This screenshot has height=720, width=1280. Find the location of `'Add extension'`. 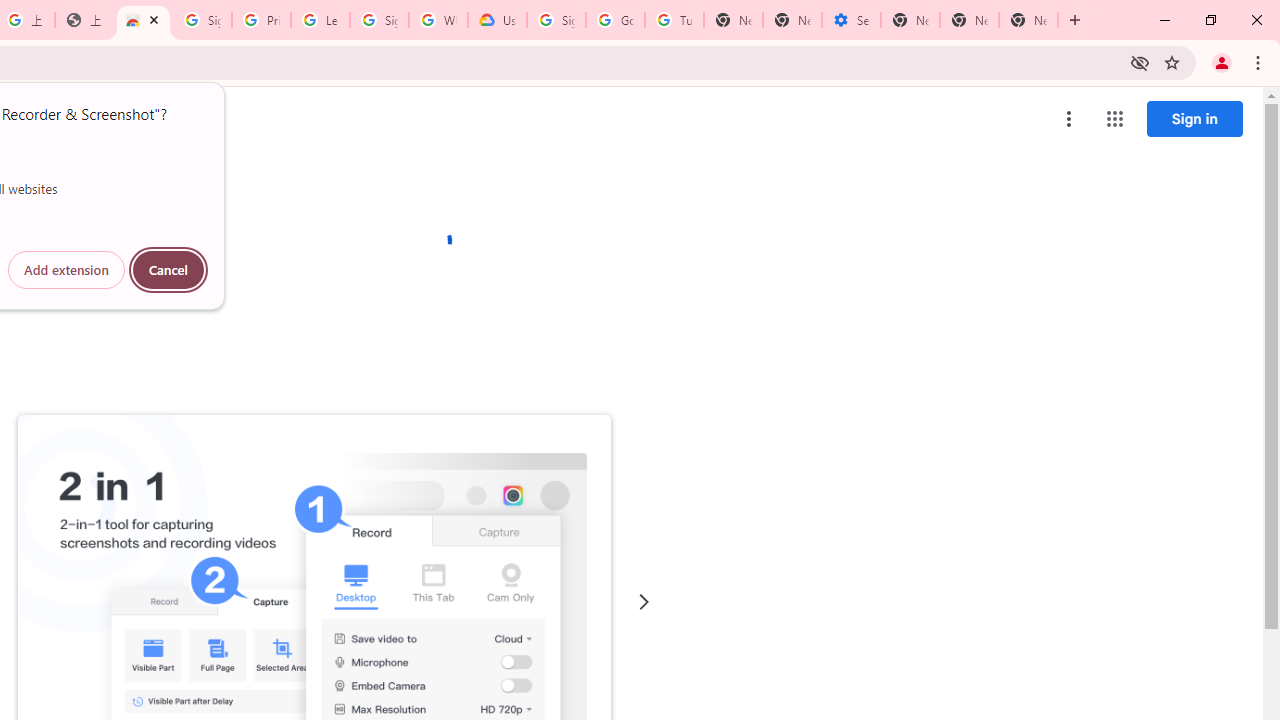

'Add extension' is located at coordinates (66, 270).